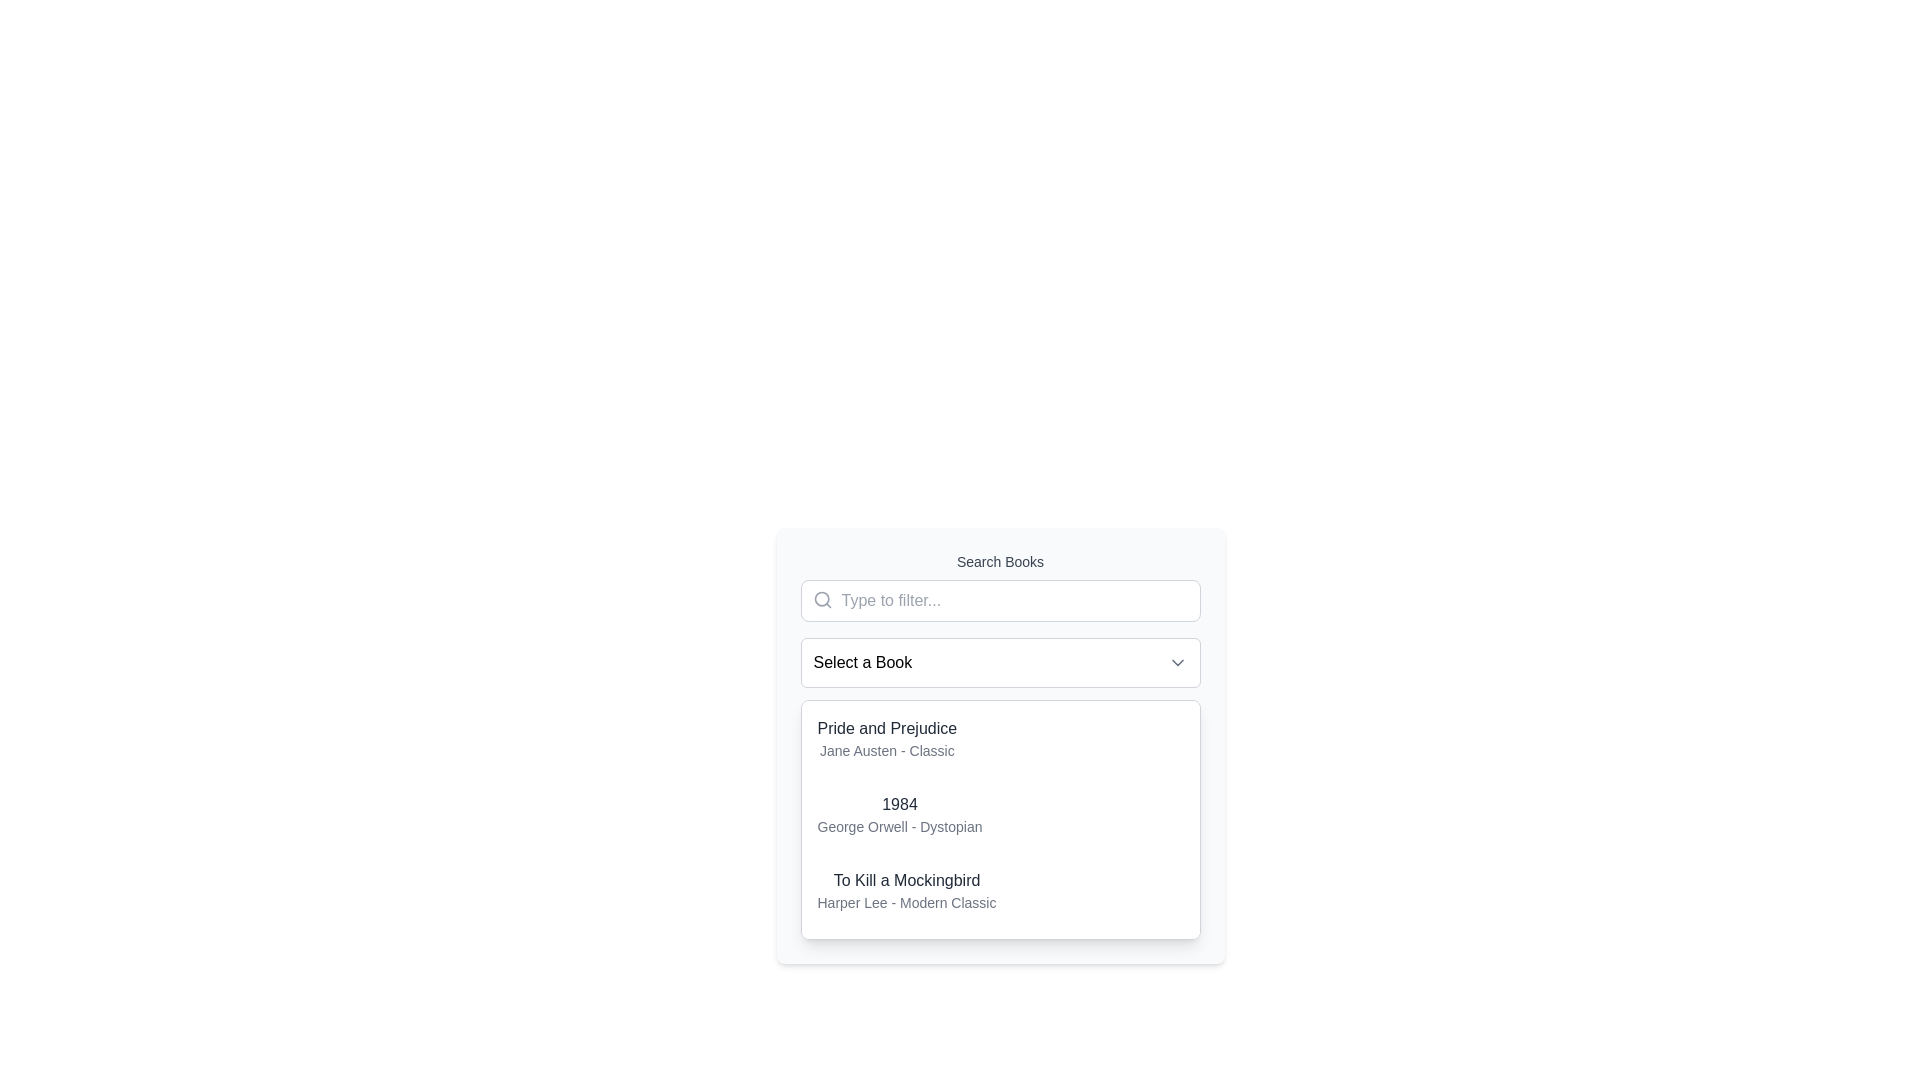 This screenshot has height=1080, width=1920. I want to click on text content of the 'Pride and Prejudice' title displayed in the dropdown list under the 'Select a Book' field, so click(886, 729).